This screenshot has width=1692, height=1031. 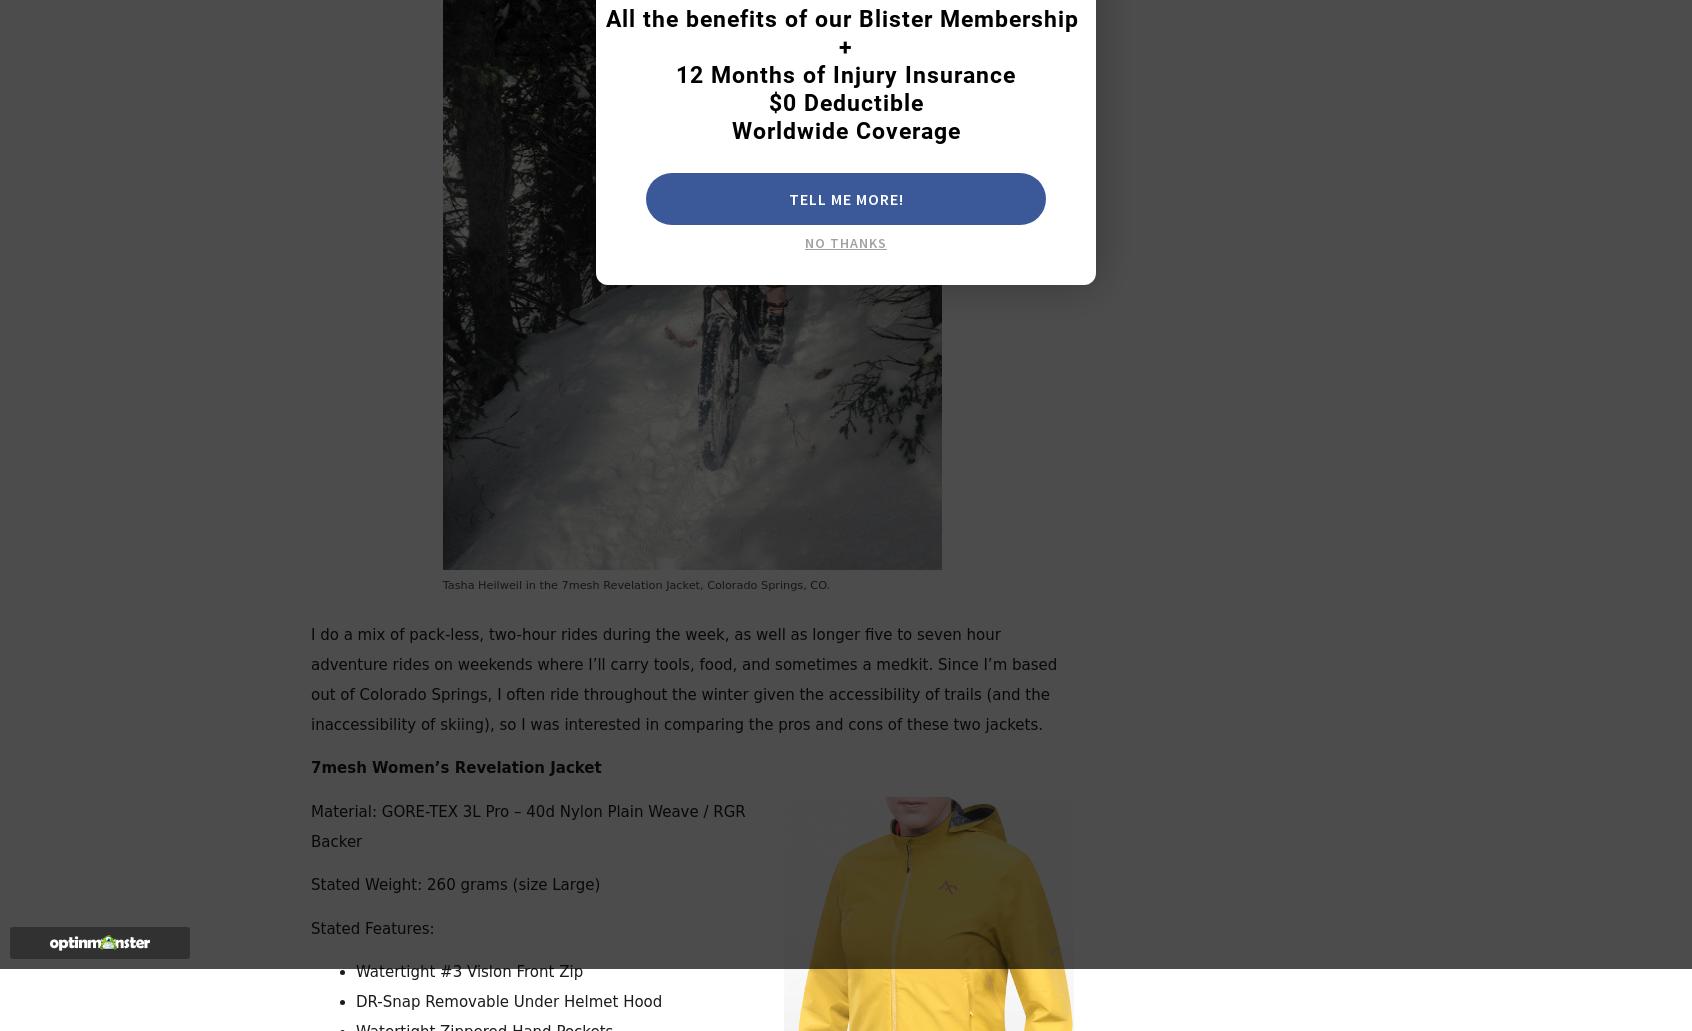 What do you see at coordinates (845, 103) in the screenshot?
I see `'$0 Deductible'` at bounding box center [845, 103].